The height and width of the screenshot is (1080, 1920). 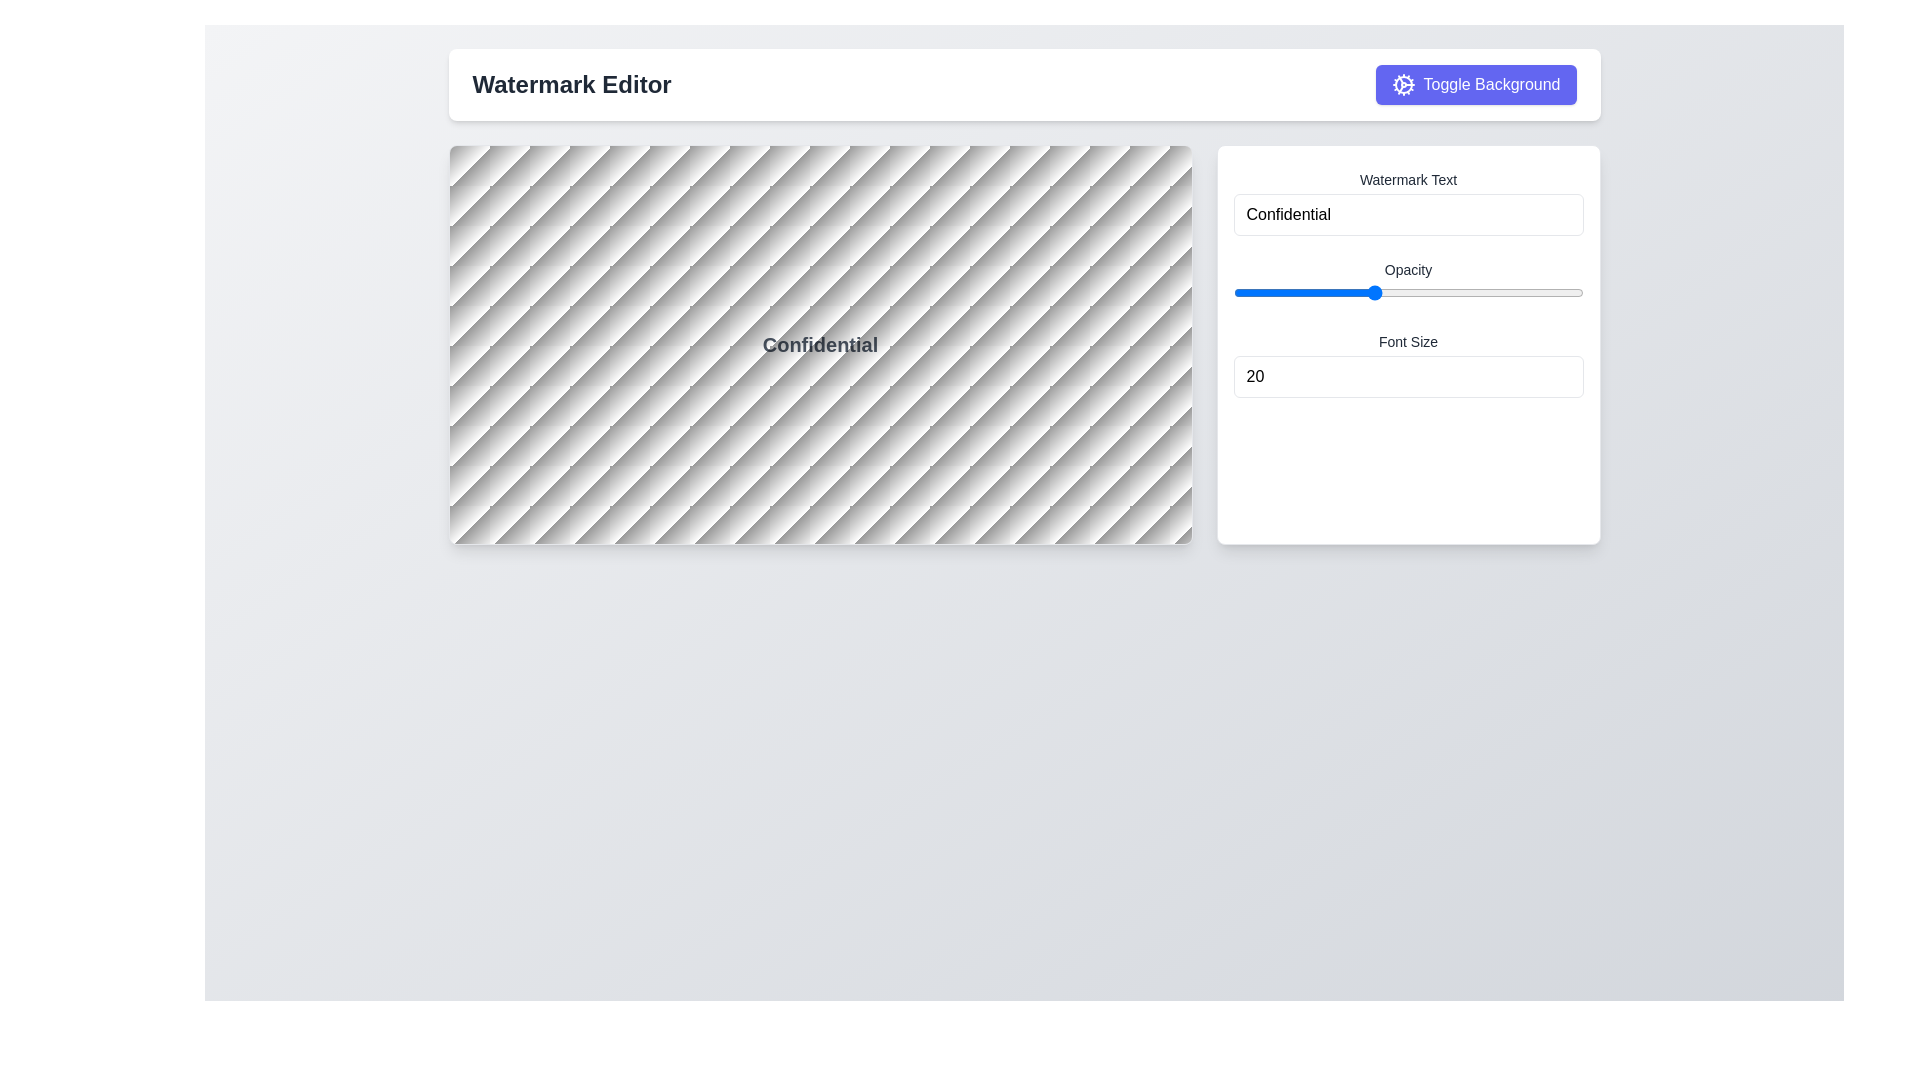 I want to click on the Text label that describes the adjacent input field for setting the font size, located in the settings panel on the right side of the interface, so click(x=1407, y=341).